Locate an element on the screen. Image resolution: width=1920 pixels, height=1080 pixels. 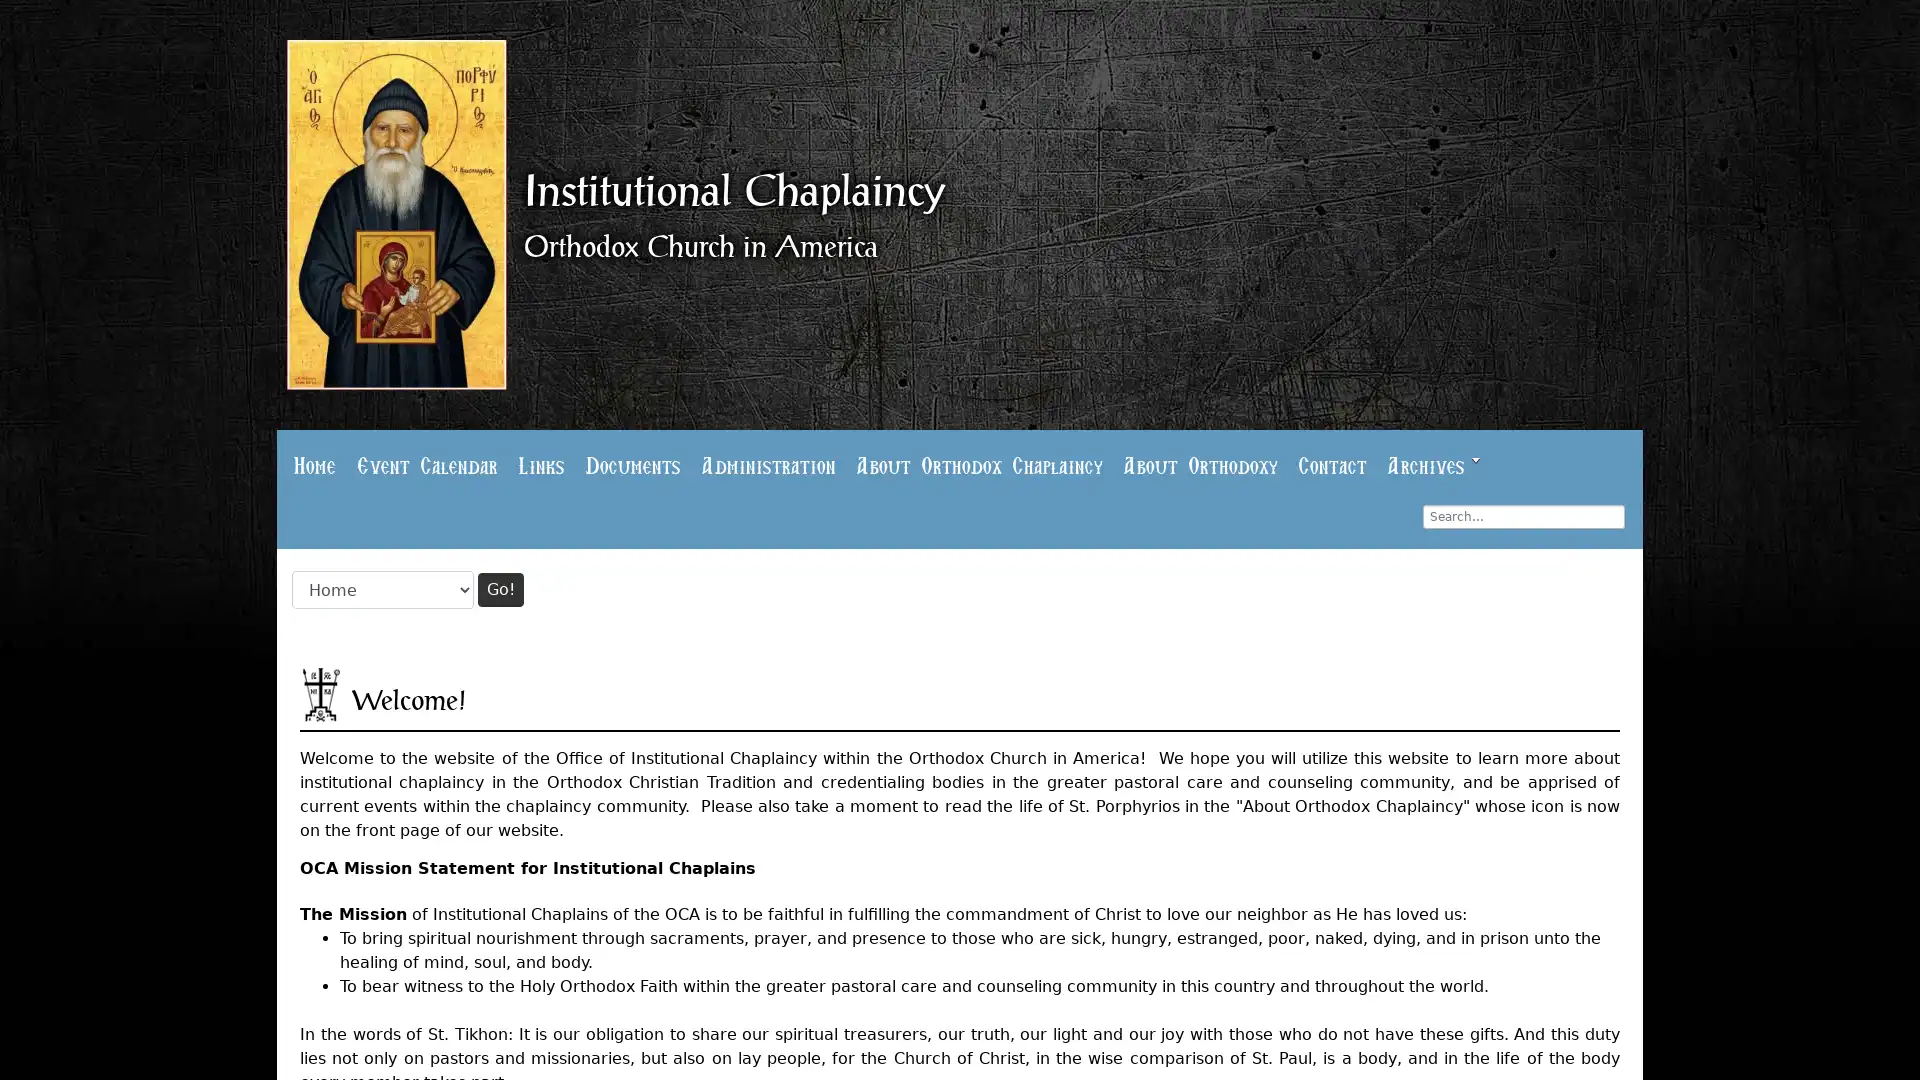
Go! is located at coordinates (500, 585).